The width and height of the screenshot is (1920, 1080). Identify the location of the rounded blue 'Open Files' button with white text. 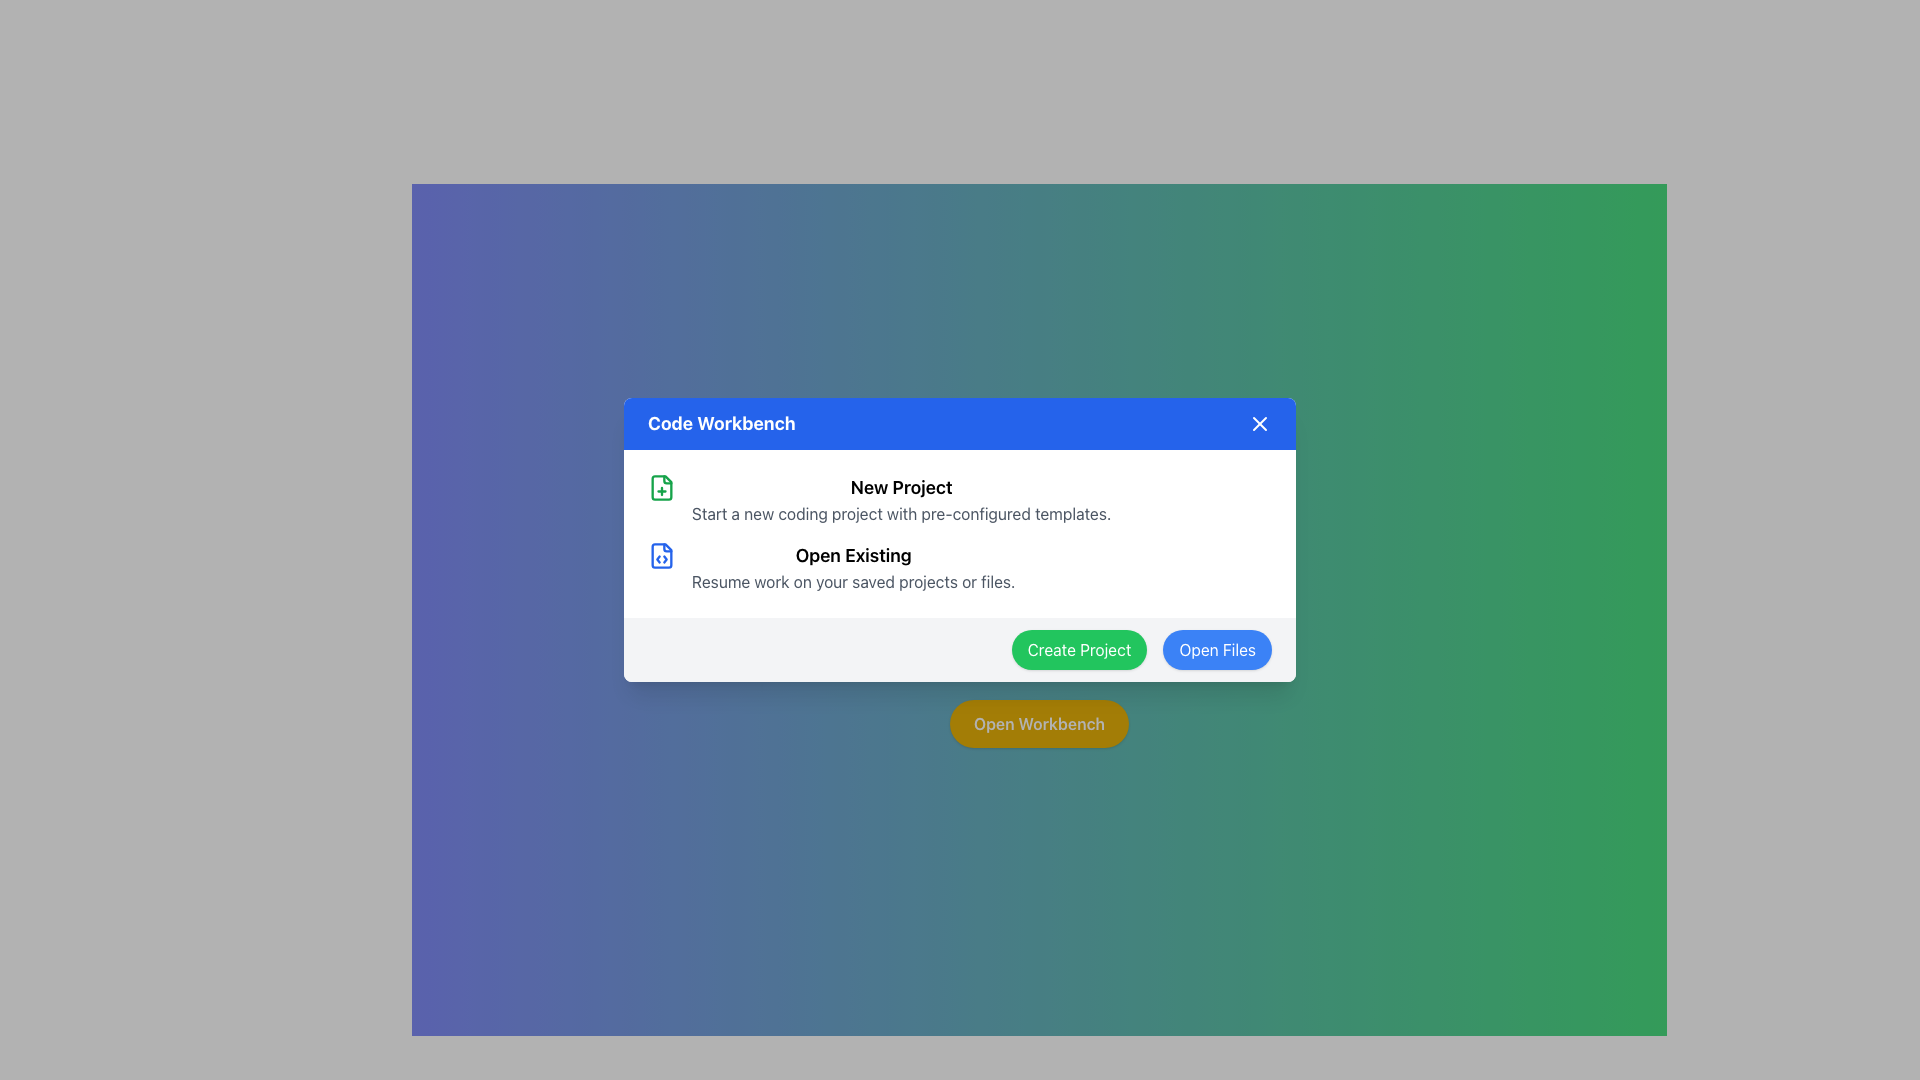
(1216, 650).